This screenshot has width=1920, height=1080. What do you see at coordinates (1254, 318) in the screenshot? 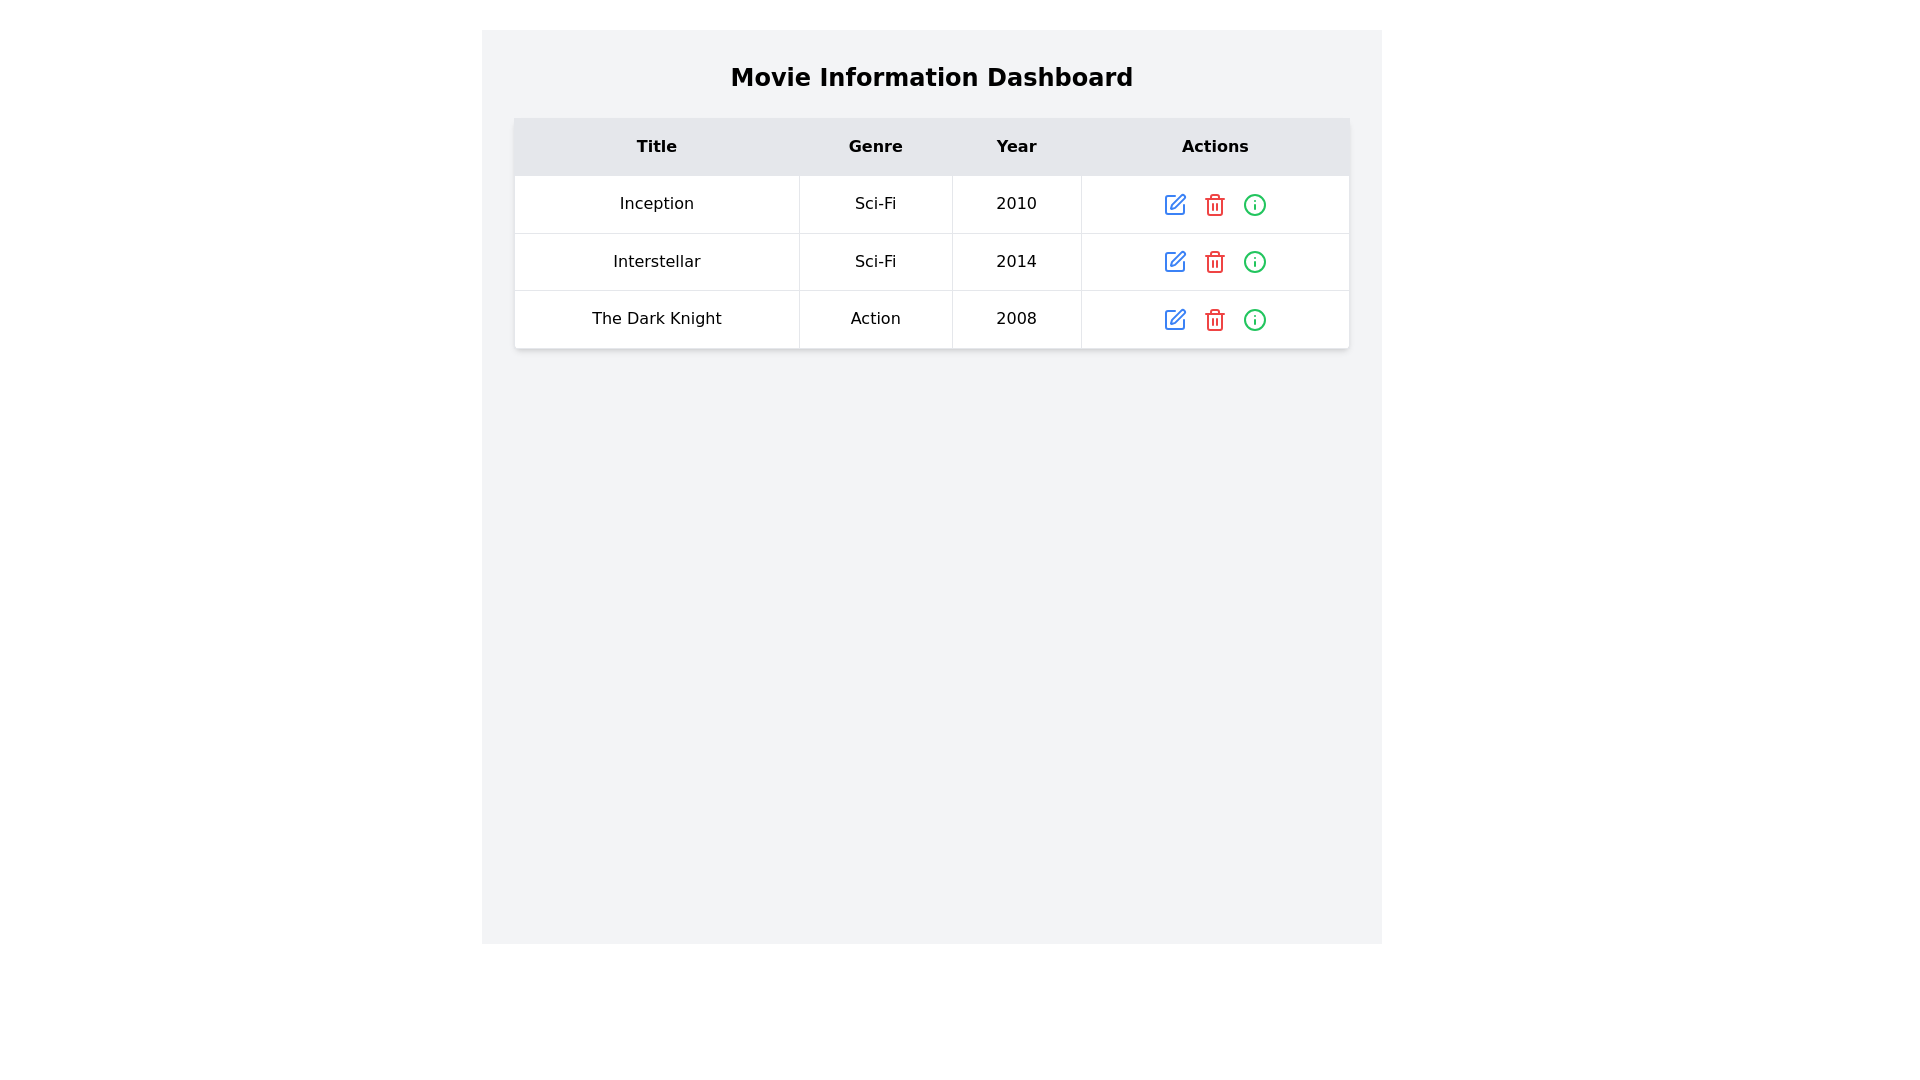
I see `the indicator icon located in the bottom-most row of the table within the 'Actions' column, which is the last icon in a sequence of three icons` at bounding box center [1254, 318].